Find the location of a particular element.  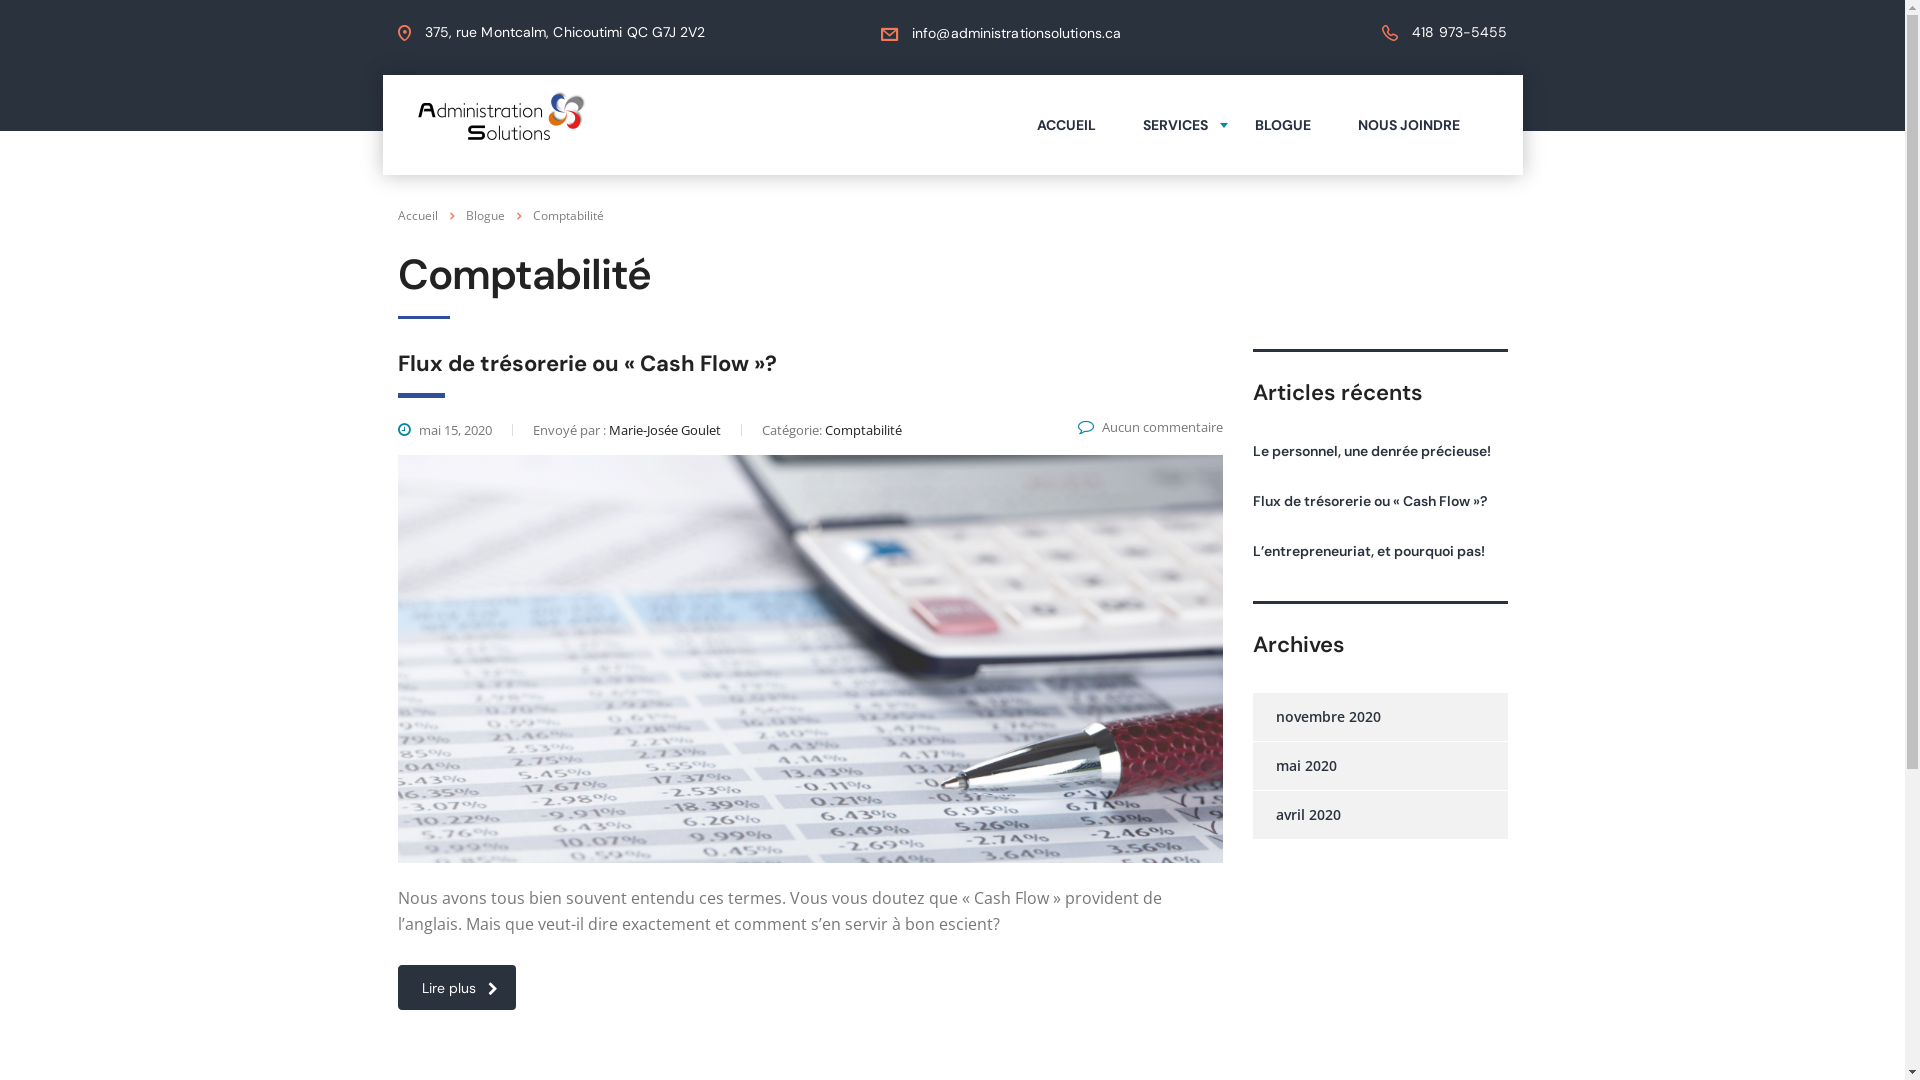

'NOUS JOINDRE' is located at coordinates (1406, 124).